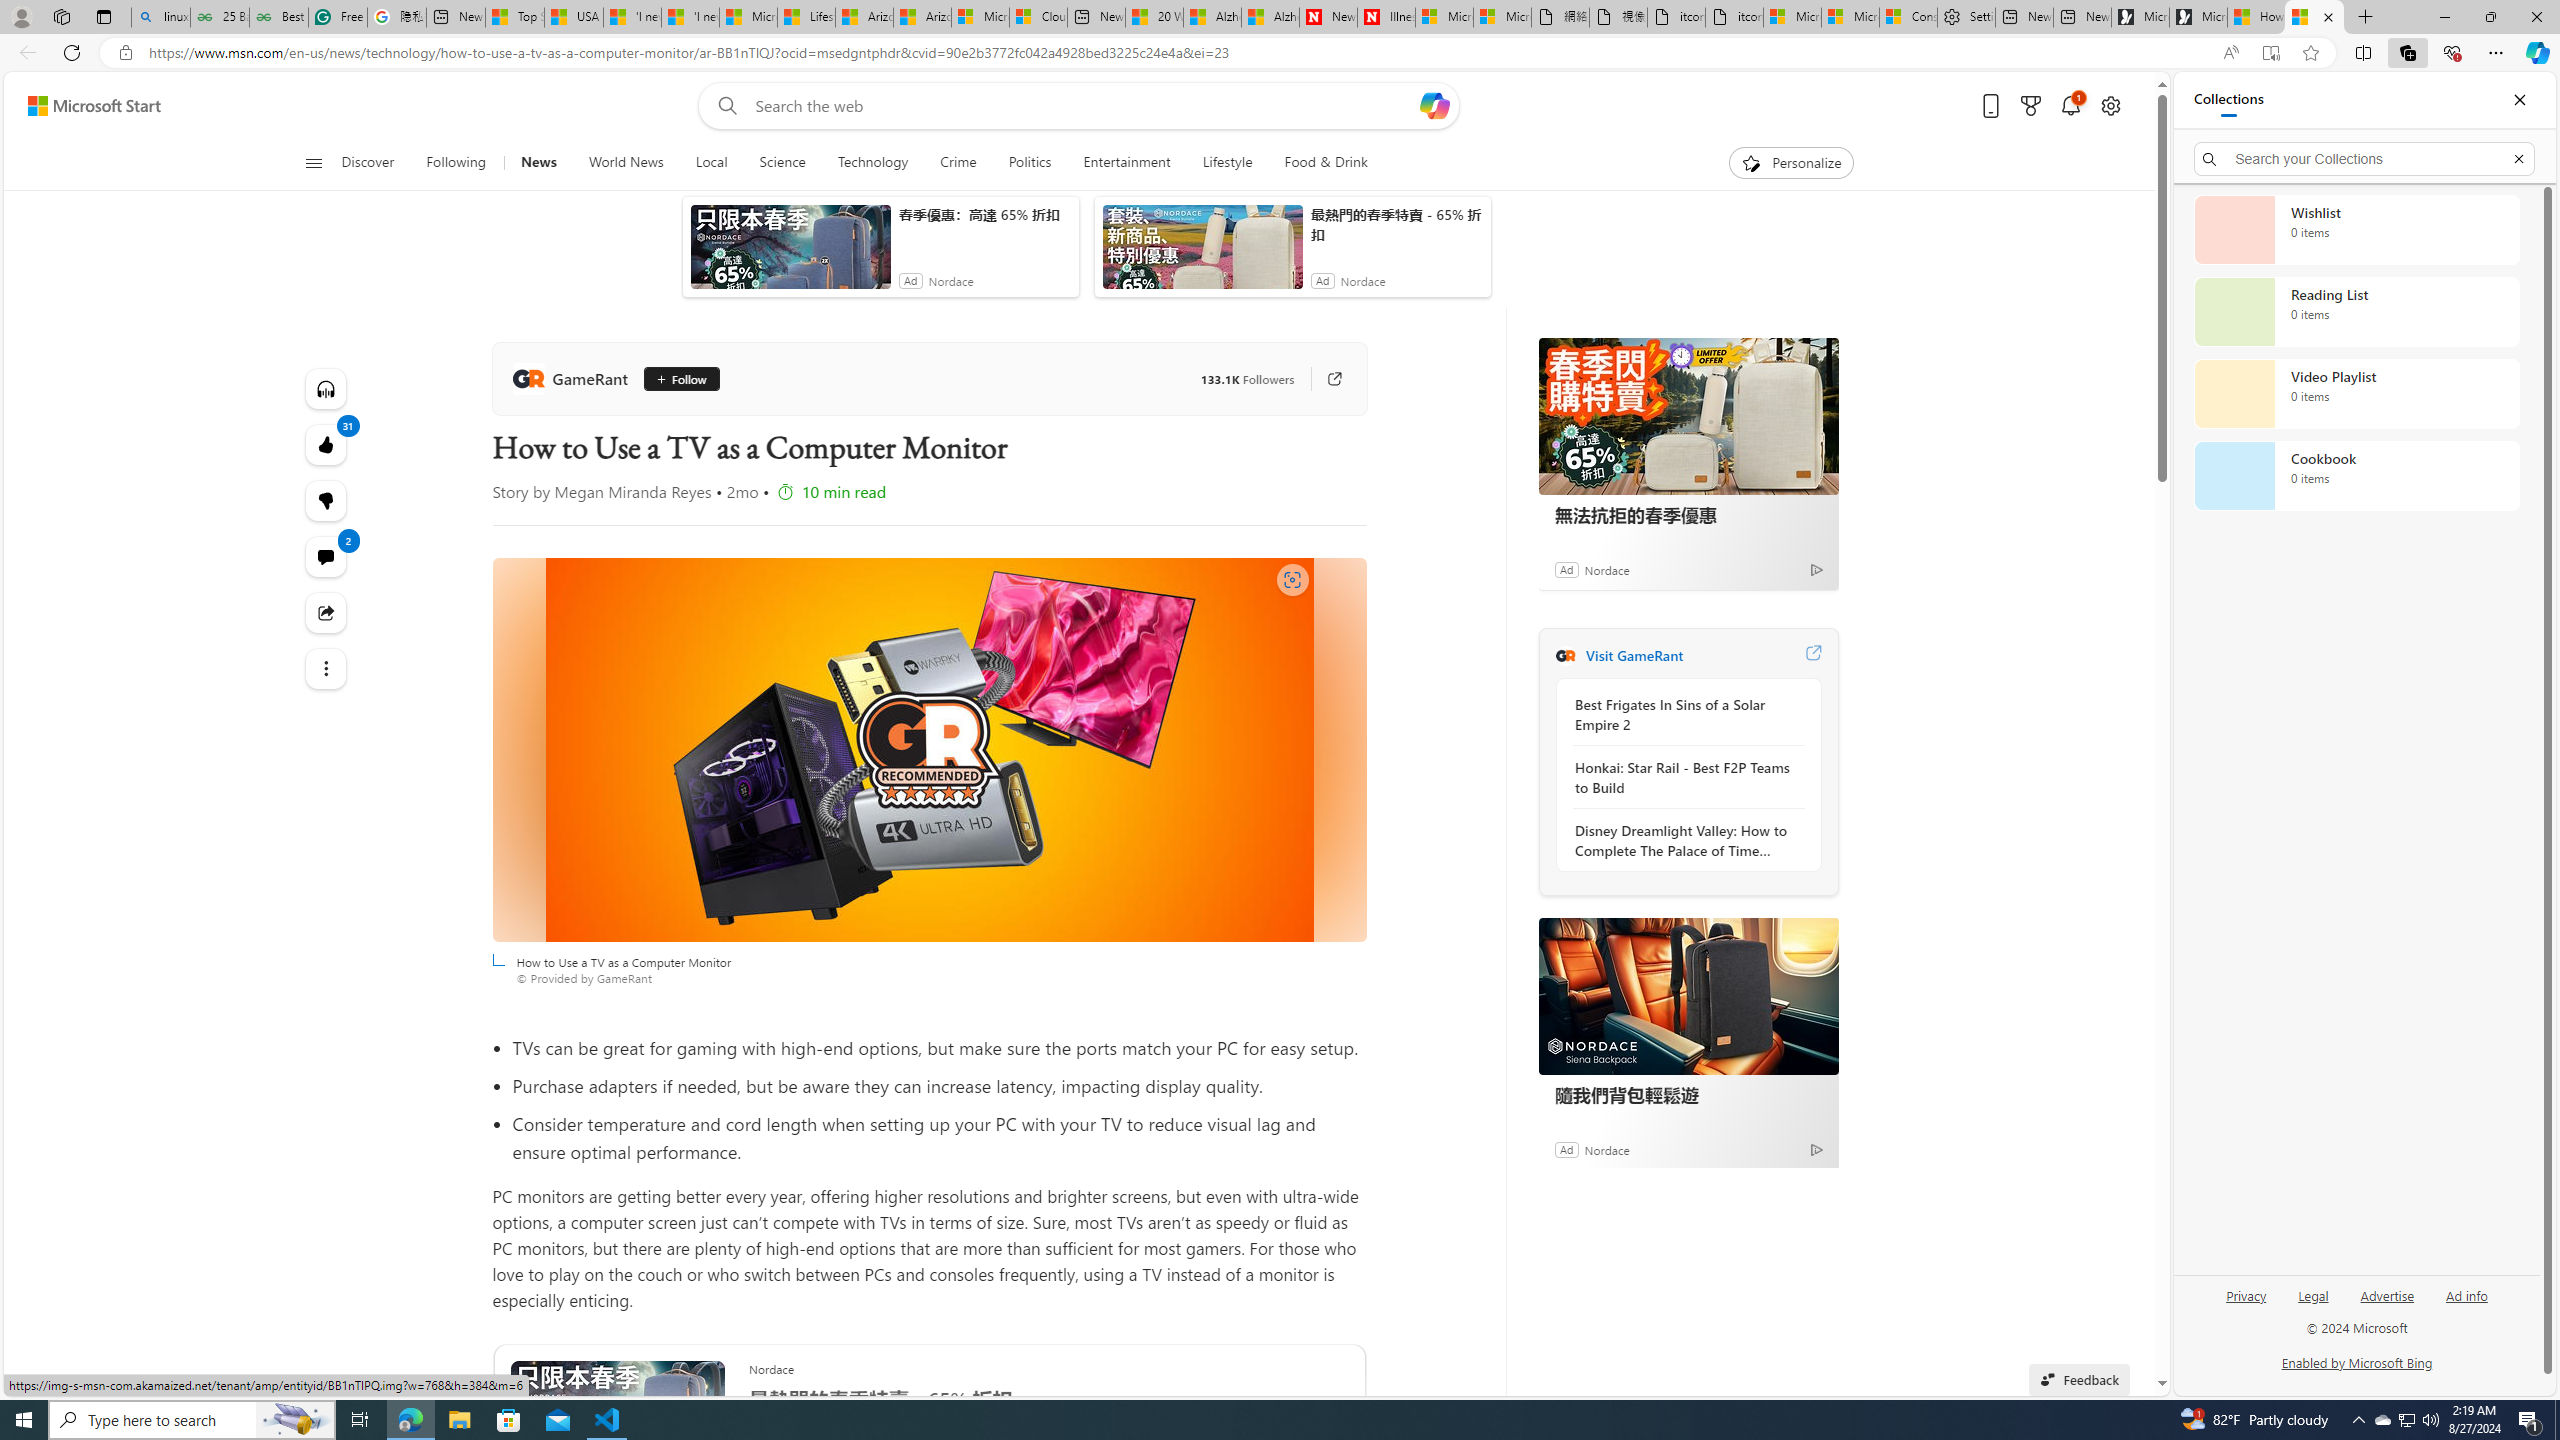  I want to click on 'World News', so click(624, 162).